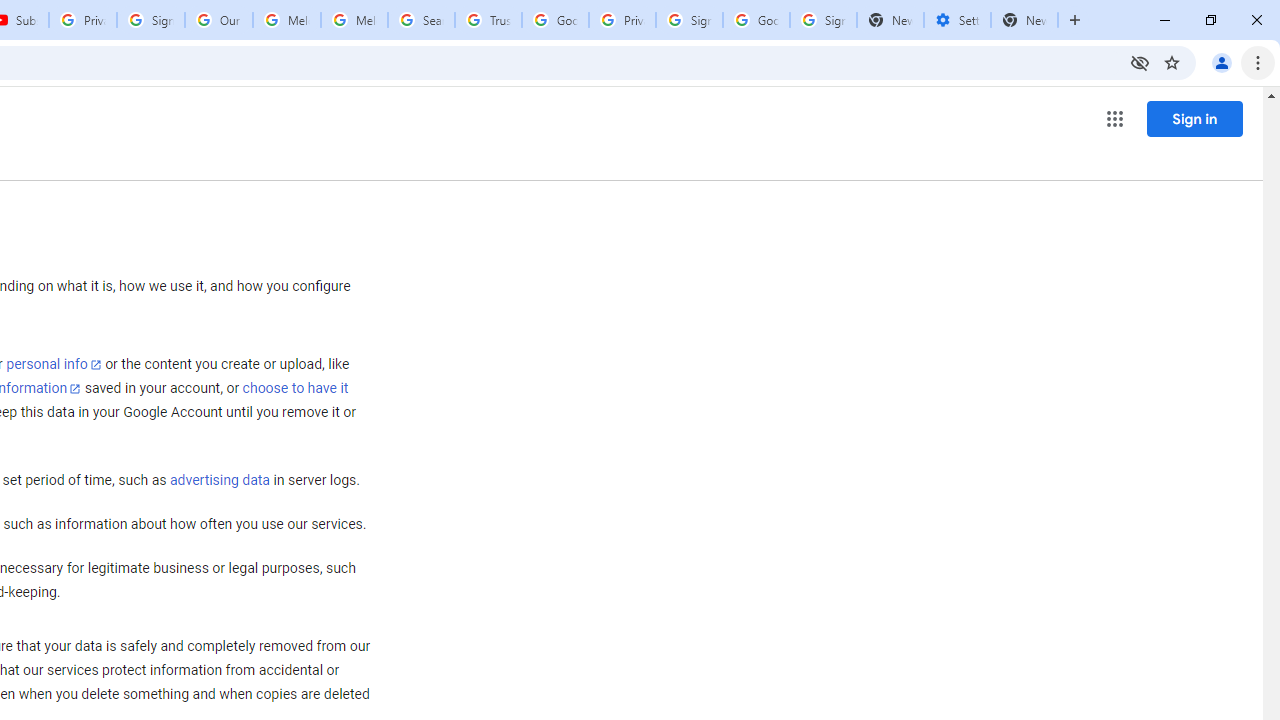 This screenshot has height=720, width=1280. Describe the element at coordinates (150, 20) in the screenshot. I see `'Sign in - Google Accounts'` at that location.